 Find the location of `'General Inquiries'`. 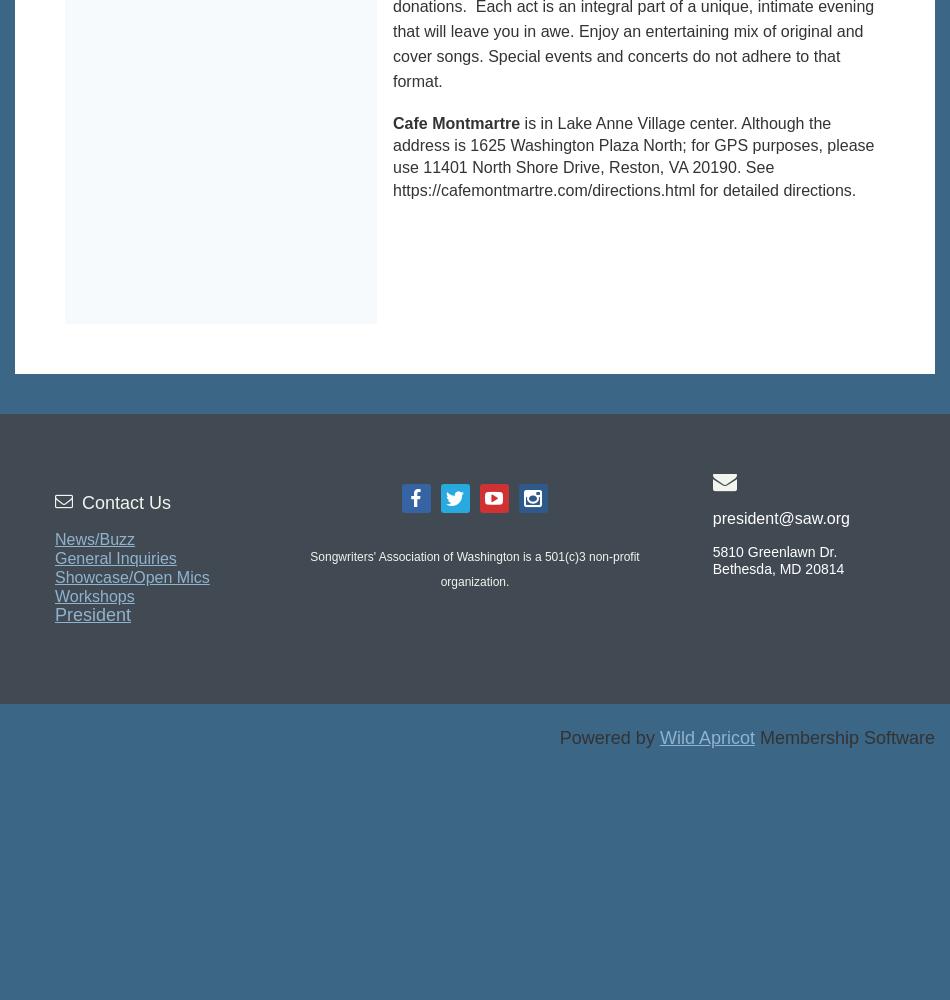

'General Inquiries' is located at coordinates (115, 557).